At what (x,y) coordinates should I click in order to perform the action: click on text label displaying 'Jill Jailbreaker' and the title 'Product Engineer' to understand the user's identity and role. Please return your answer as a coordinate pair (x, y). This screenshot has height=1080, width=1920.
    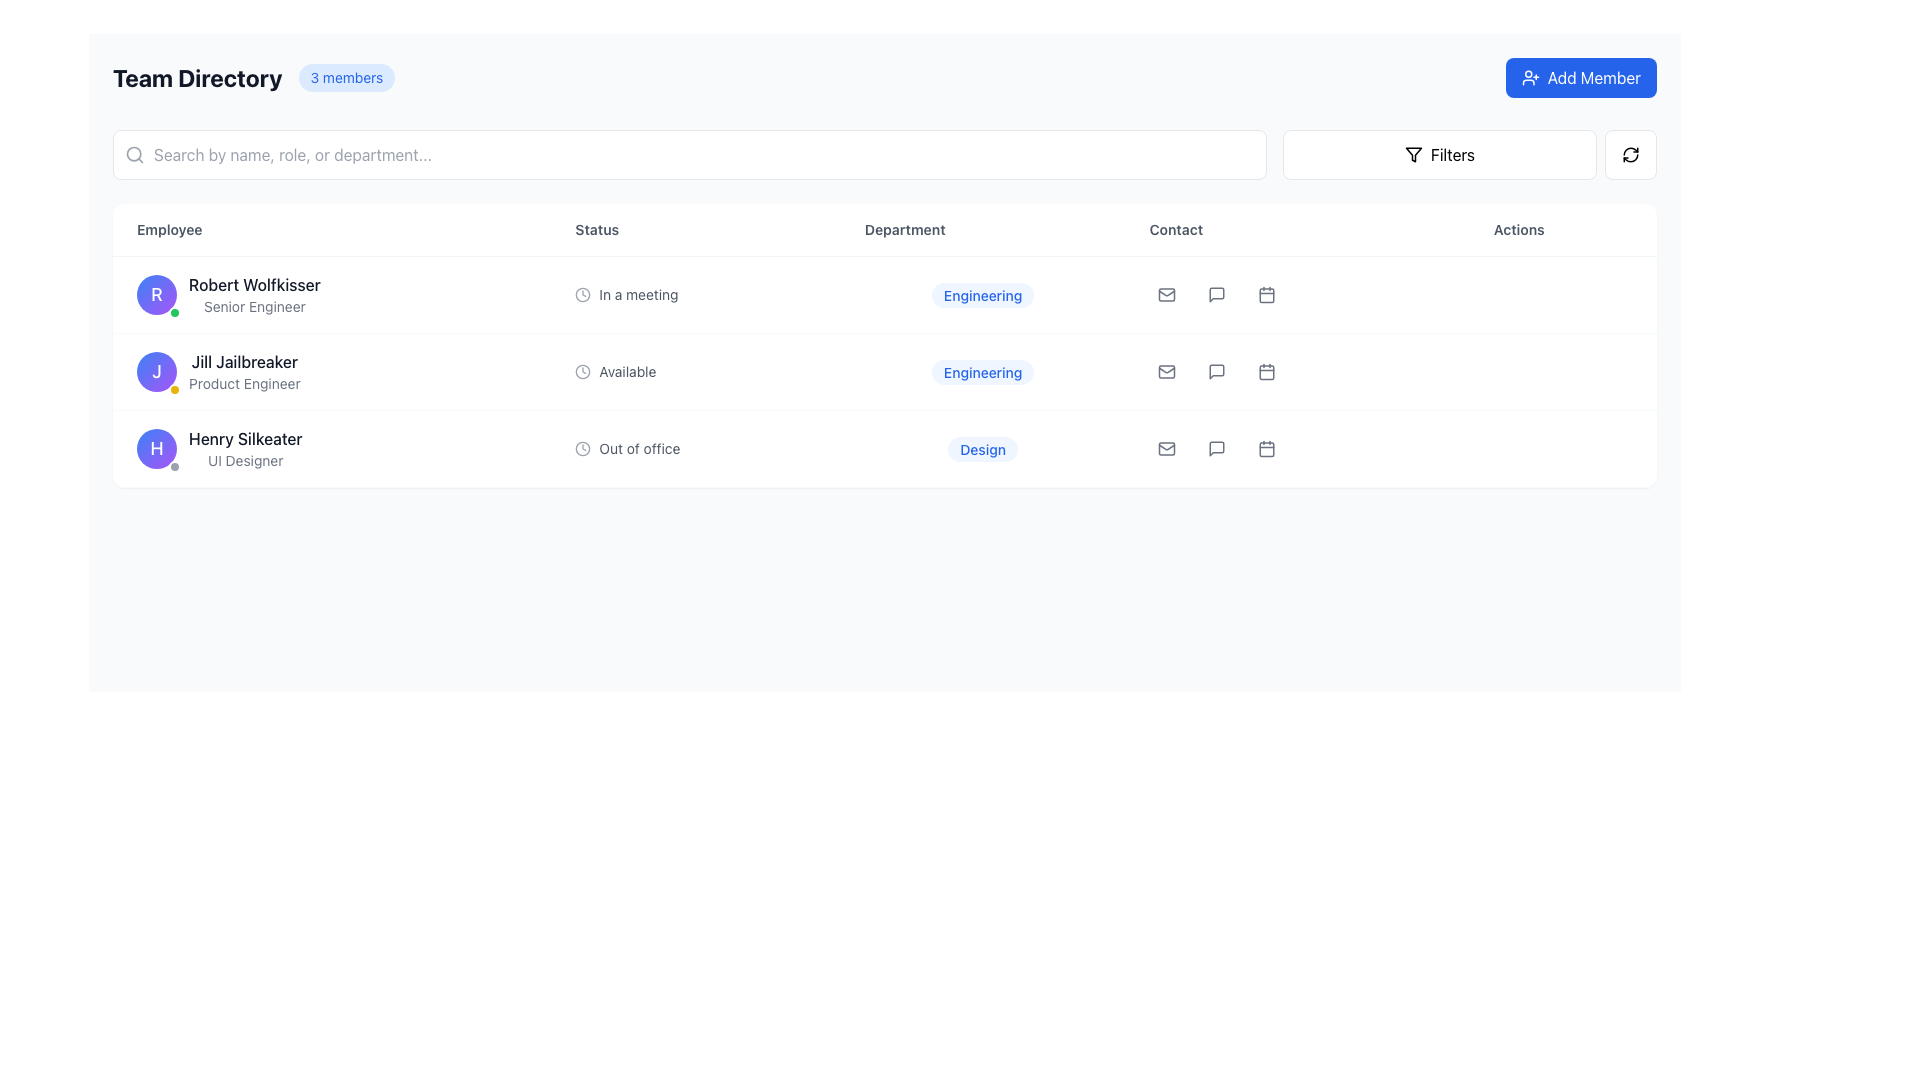
    Looking at the image, I should click on (243, 371).